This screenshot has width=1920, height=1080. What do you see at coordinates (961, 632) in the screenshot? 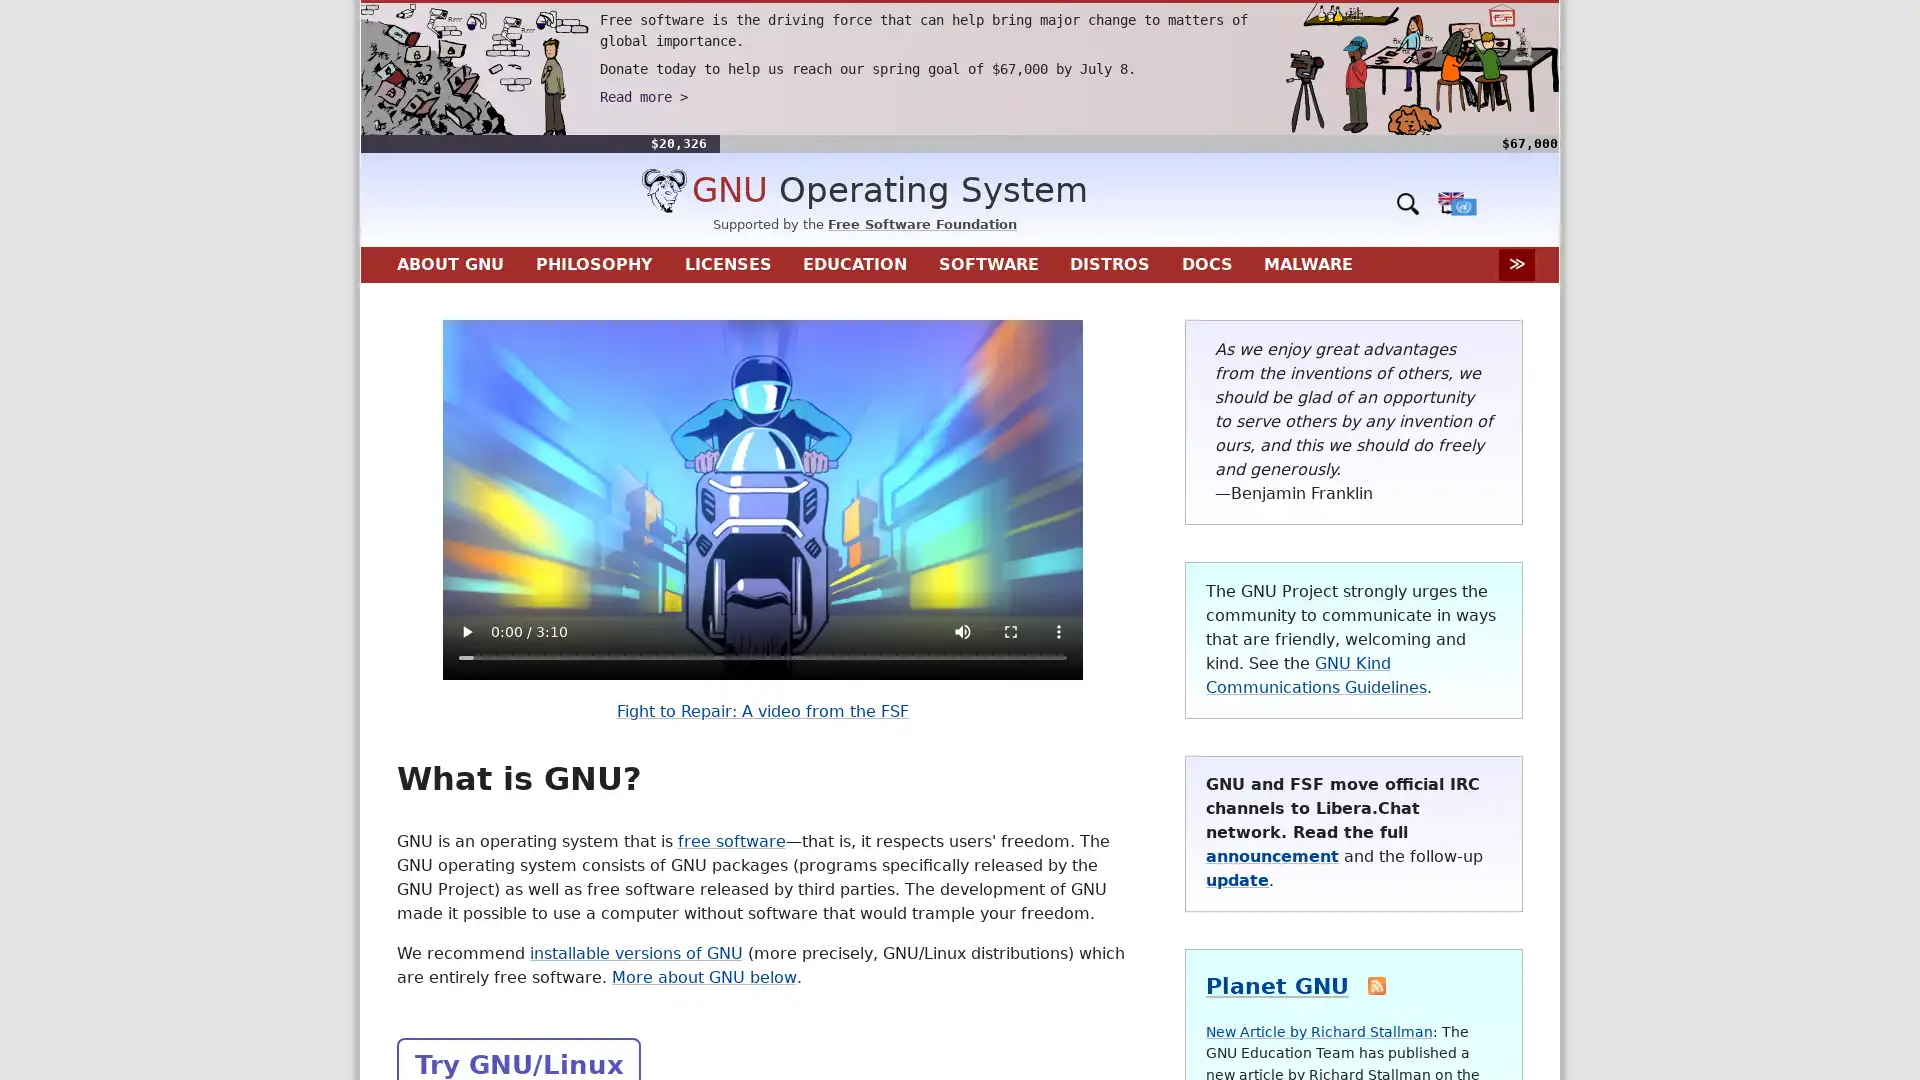
I see `mute` at bounding box center [961, 632].